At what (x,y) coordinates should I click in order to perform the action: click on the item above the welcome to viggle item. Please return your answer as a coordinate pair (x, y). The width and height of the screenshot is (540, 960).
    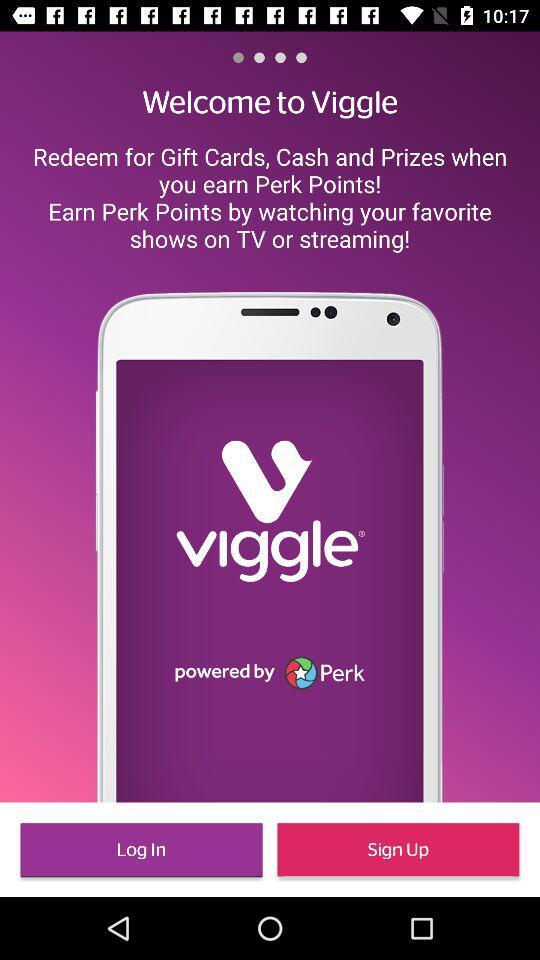
    Looking at the image, I should click on (279, 56).